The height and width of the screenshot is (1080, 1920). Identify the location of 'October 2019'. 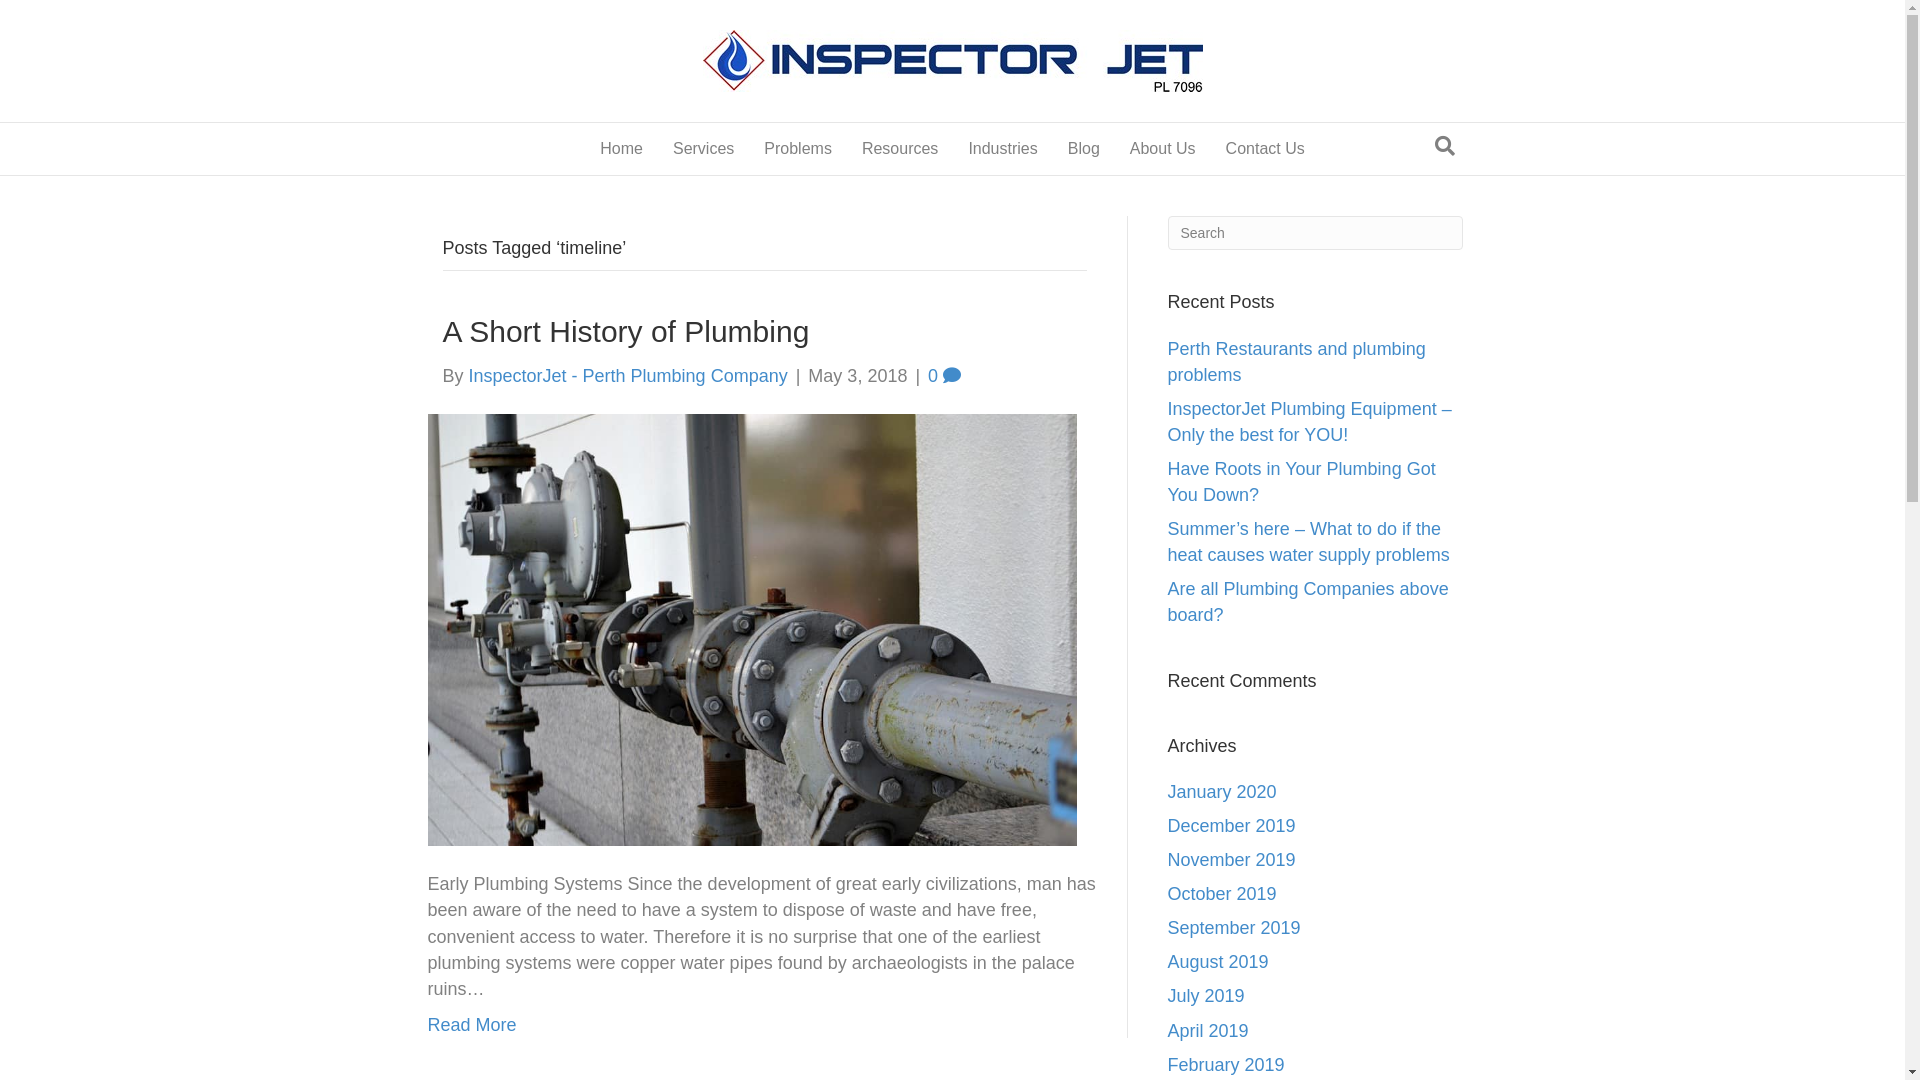
(1167, 893).